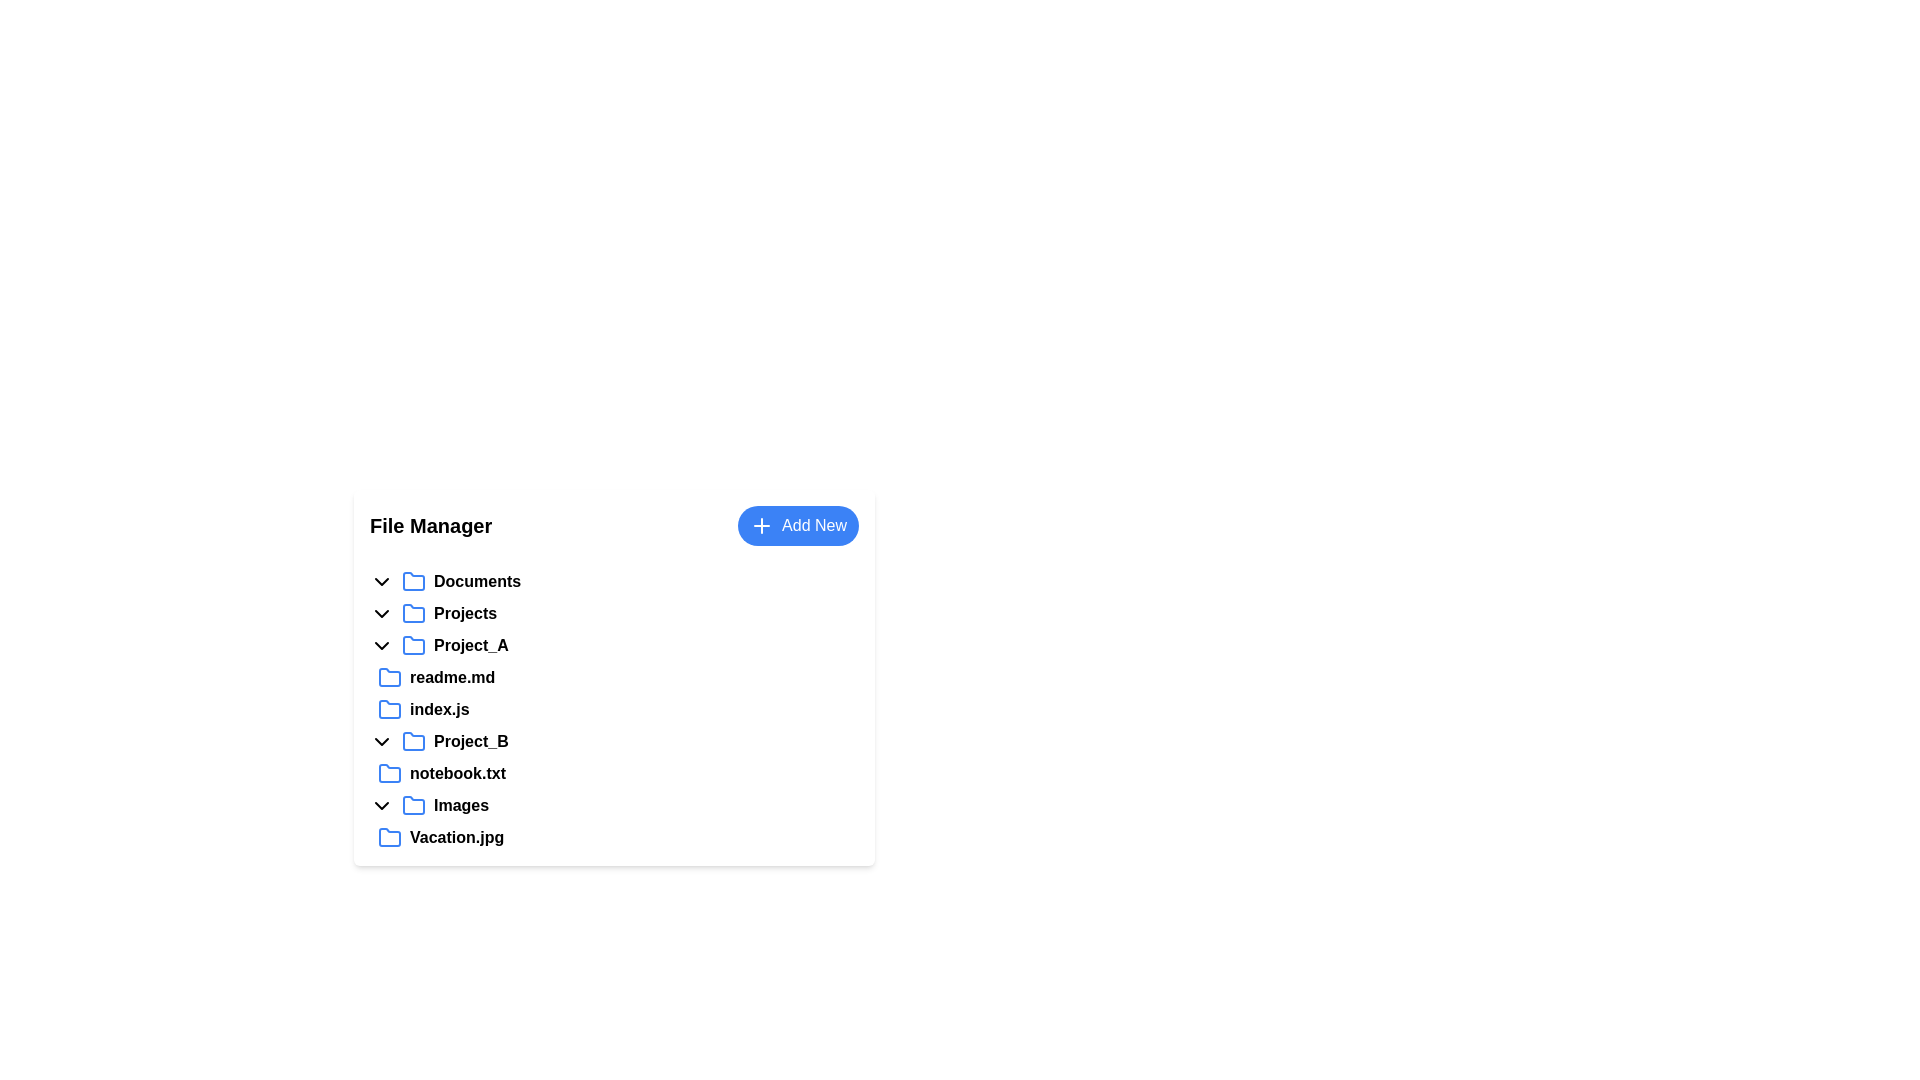 The image size is (1920, 1080). I want to click on the text label displaying 'Images' in bold, located under the 'Project_B' folder, so click(460, 805).